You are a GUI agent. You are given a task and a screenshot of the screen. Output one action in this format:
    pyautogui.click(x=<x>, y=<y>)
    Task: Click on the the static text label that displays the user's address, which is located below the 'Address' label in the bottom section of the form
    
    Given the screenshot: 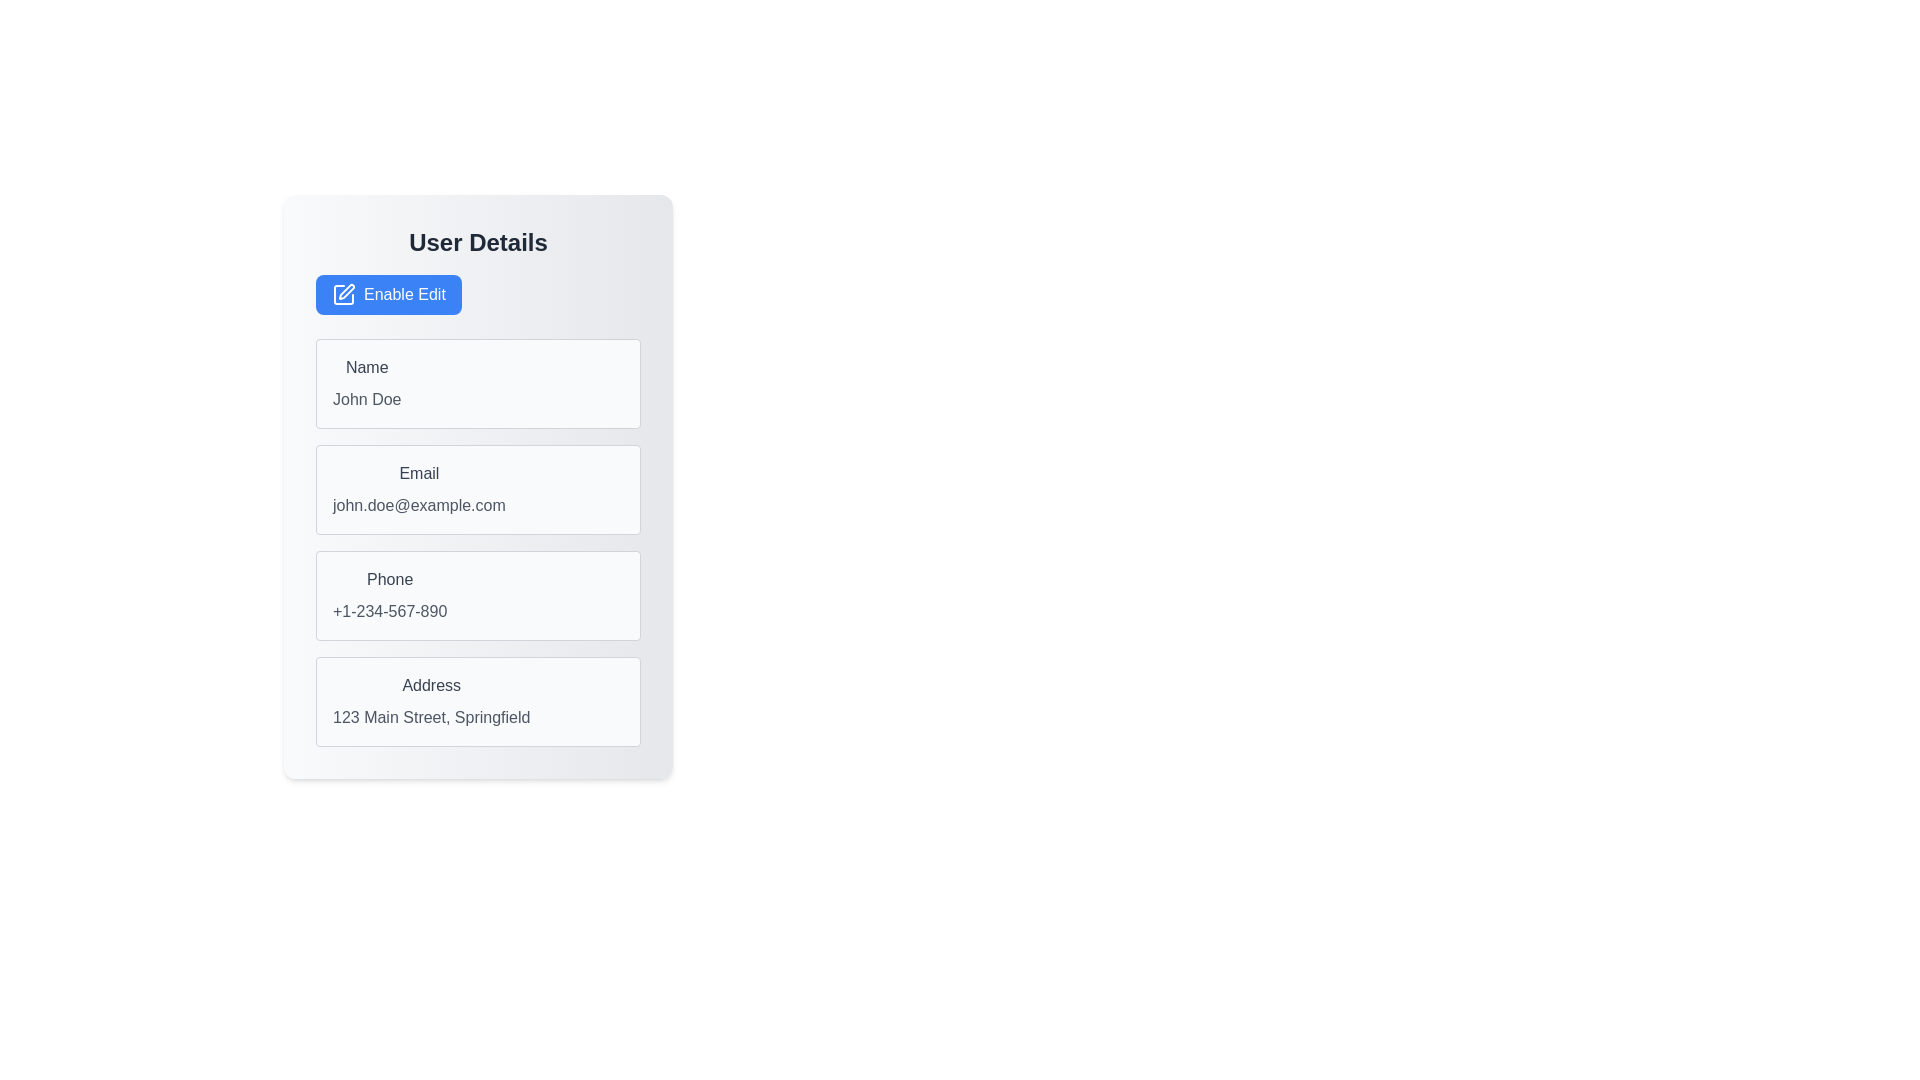 What is the action you would take?
    pyautogui.click(x=430, y=716)
    